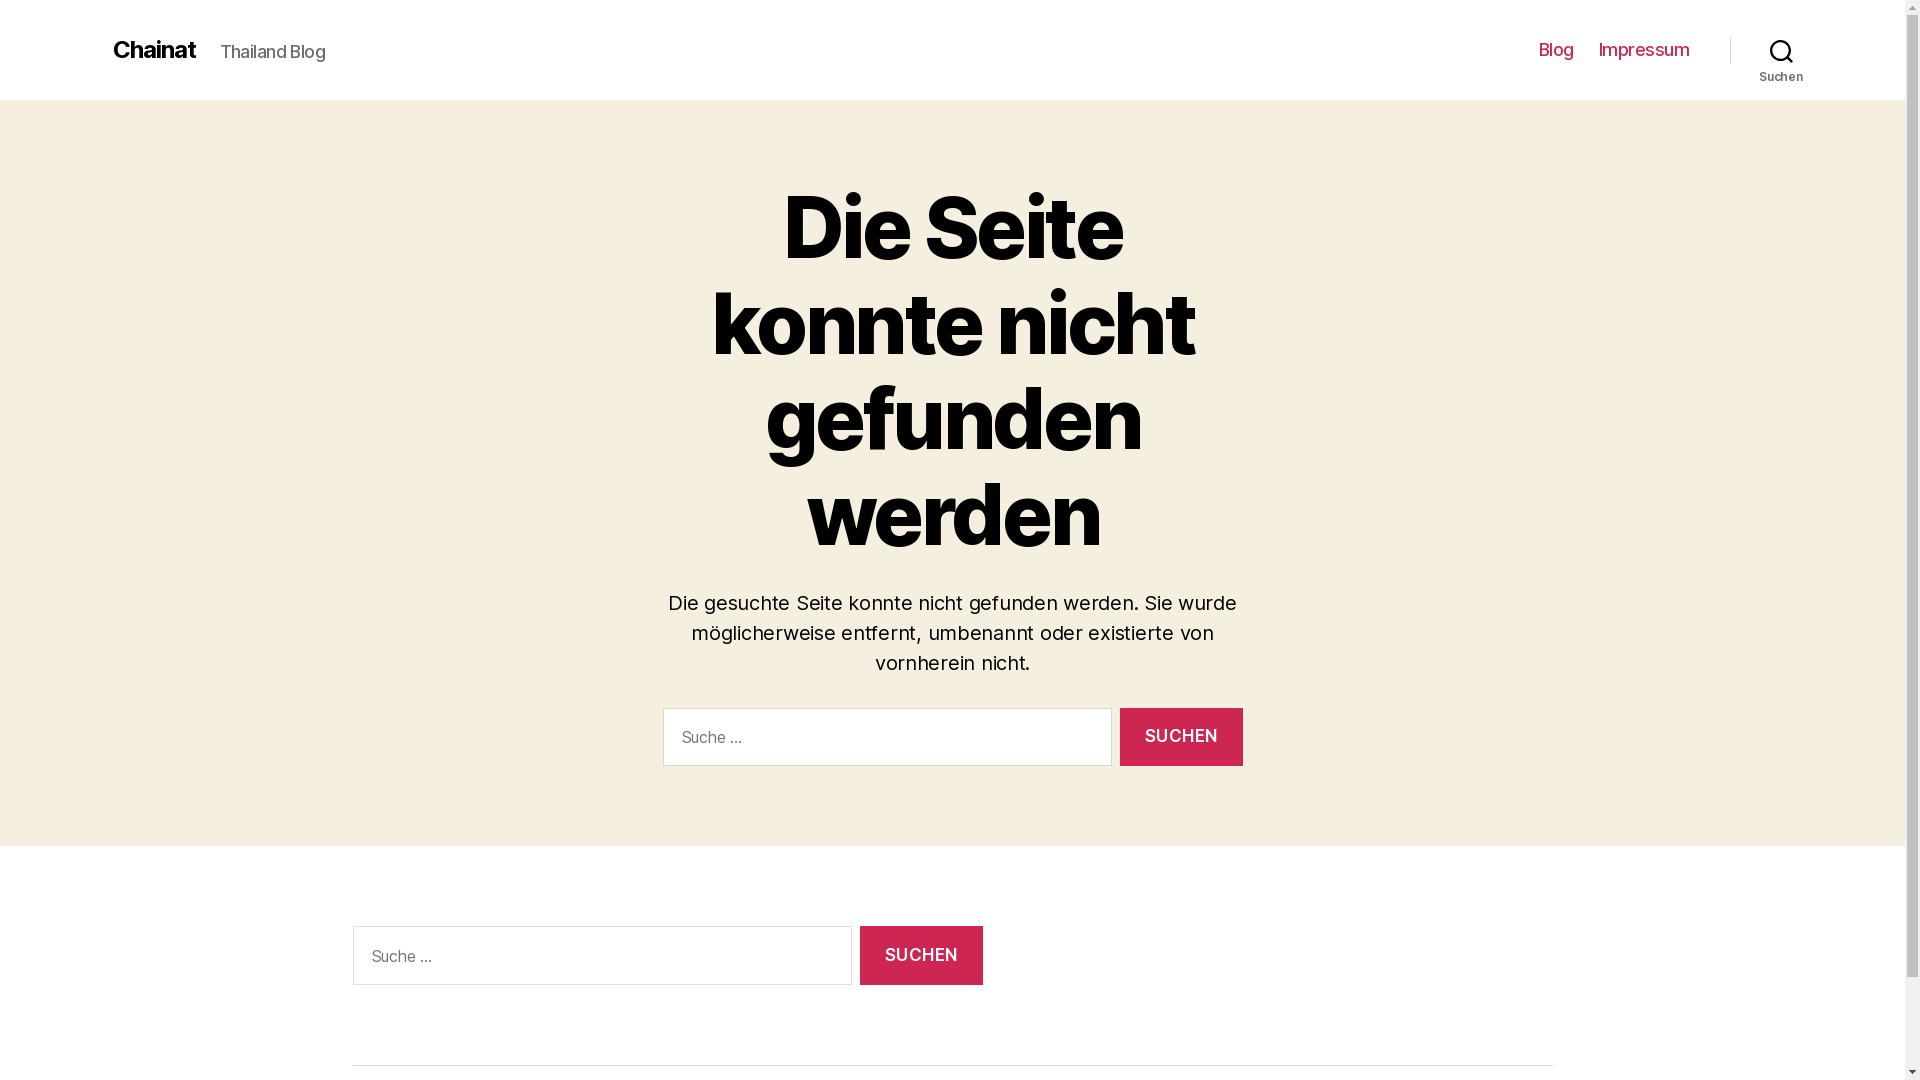  I want to click on 'Suchen', so click(920, 954).